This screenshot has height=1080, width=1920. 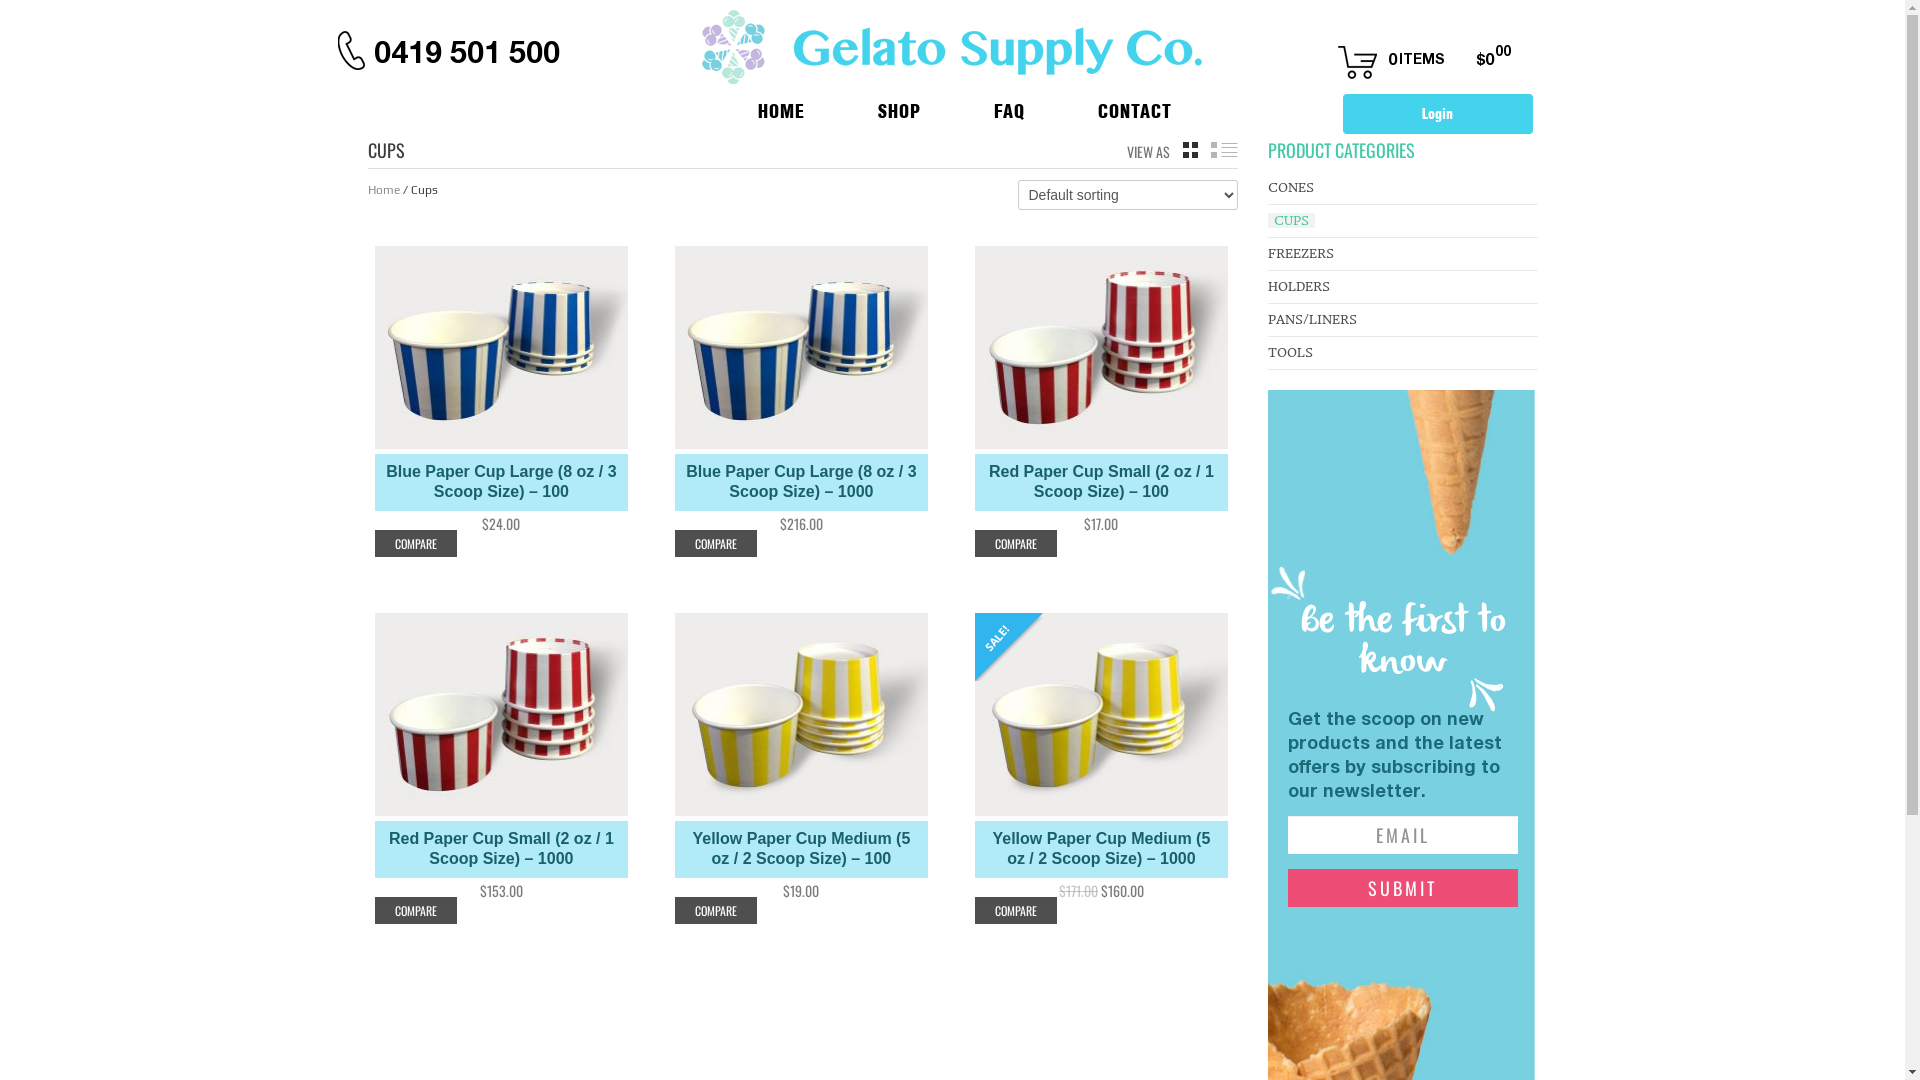 I want to click on 'CUPS', so click(x=1291, y=220).